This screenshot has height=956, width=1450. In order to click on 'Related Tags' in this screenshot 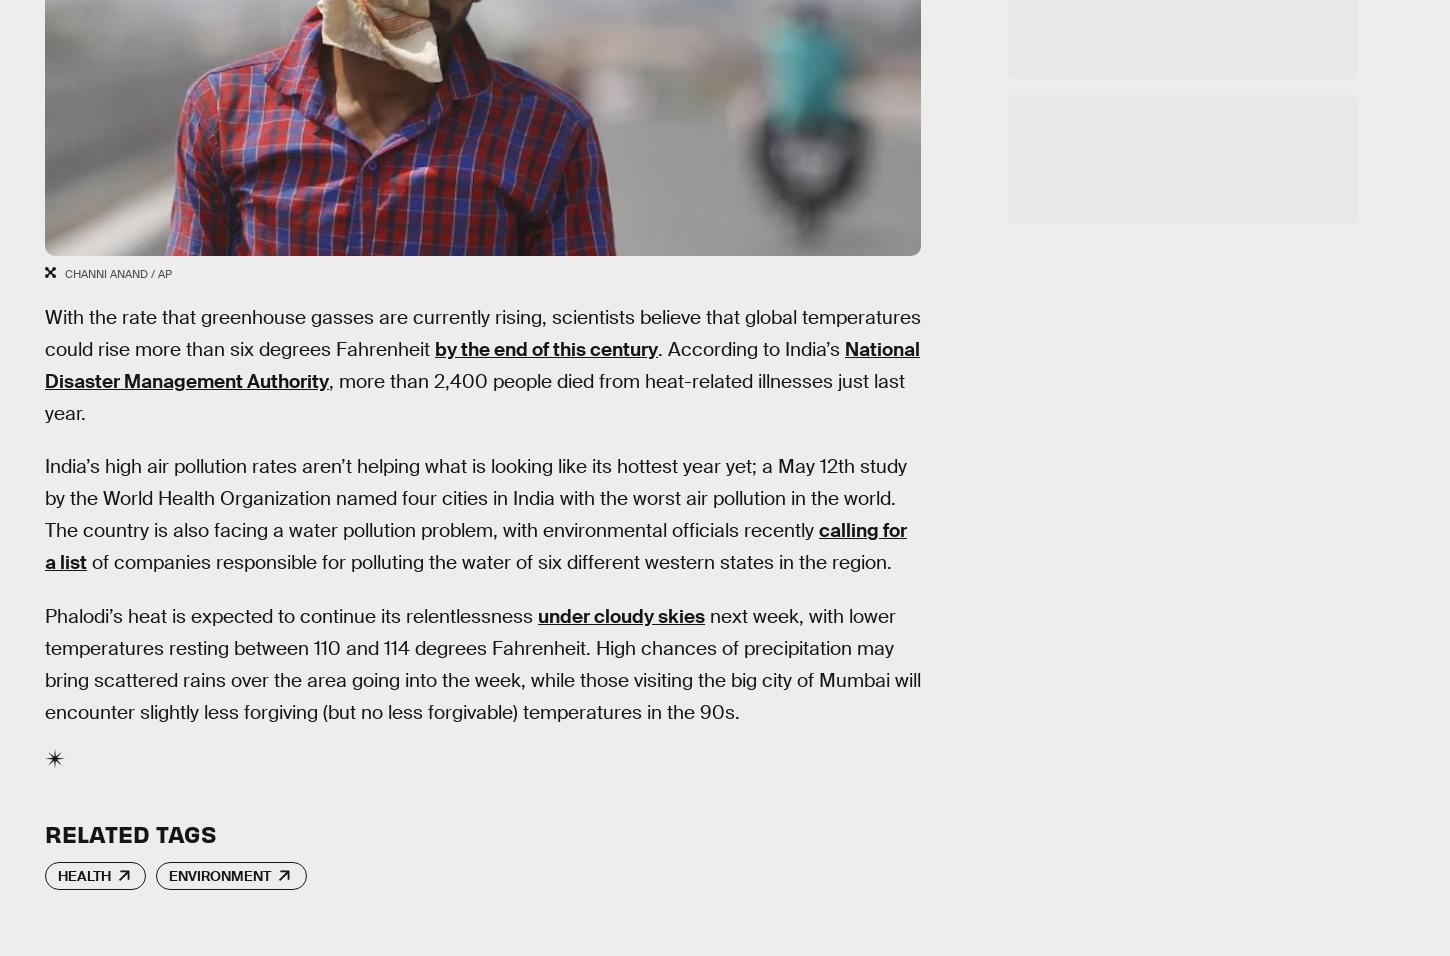, I will do `click(129, 832)`.